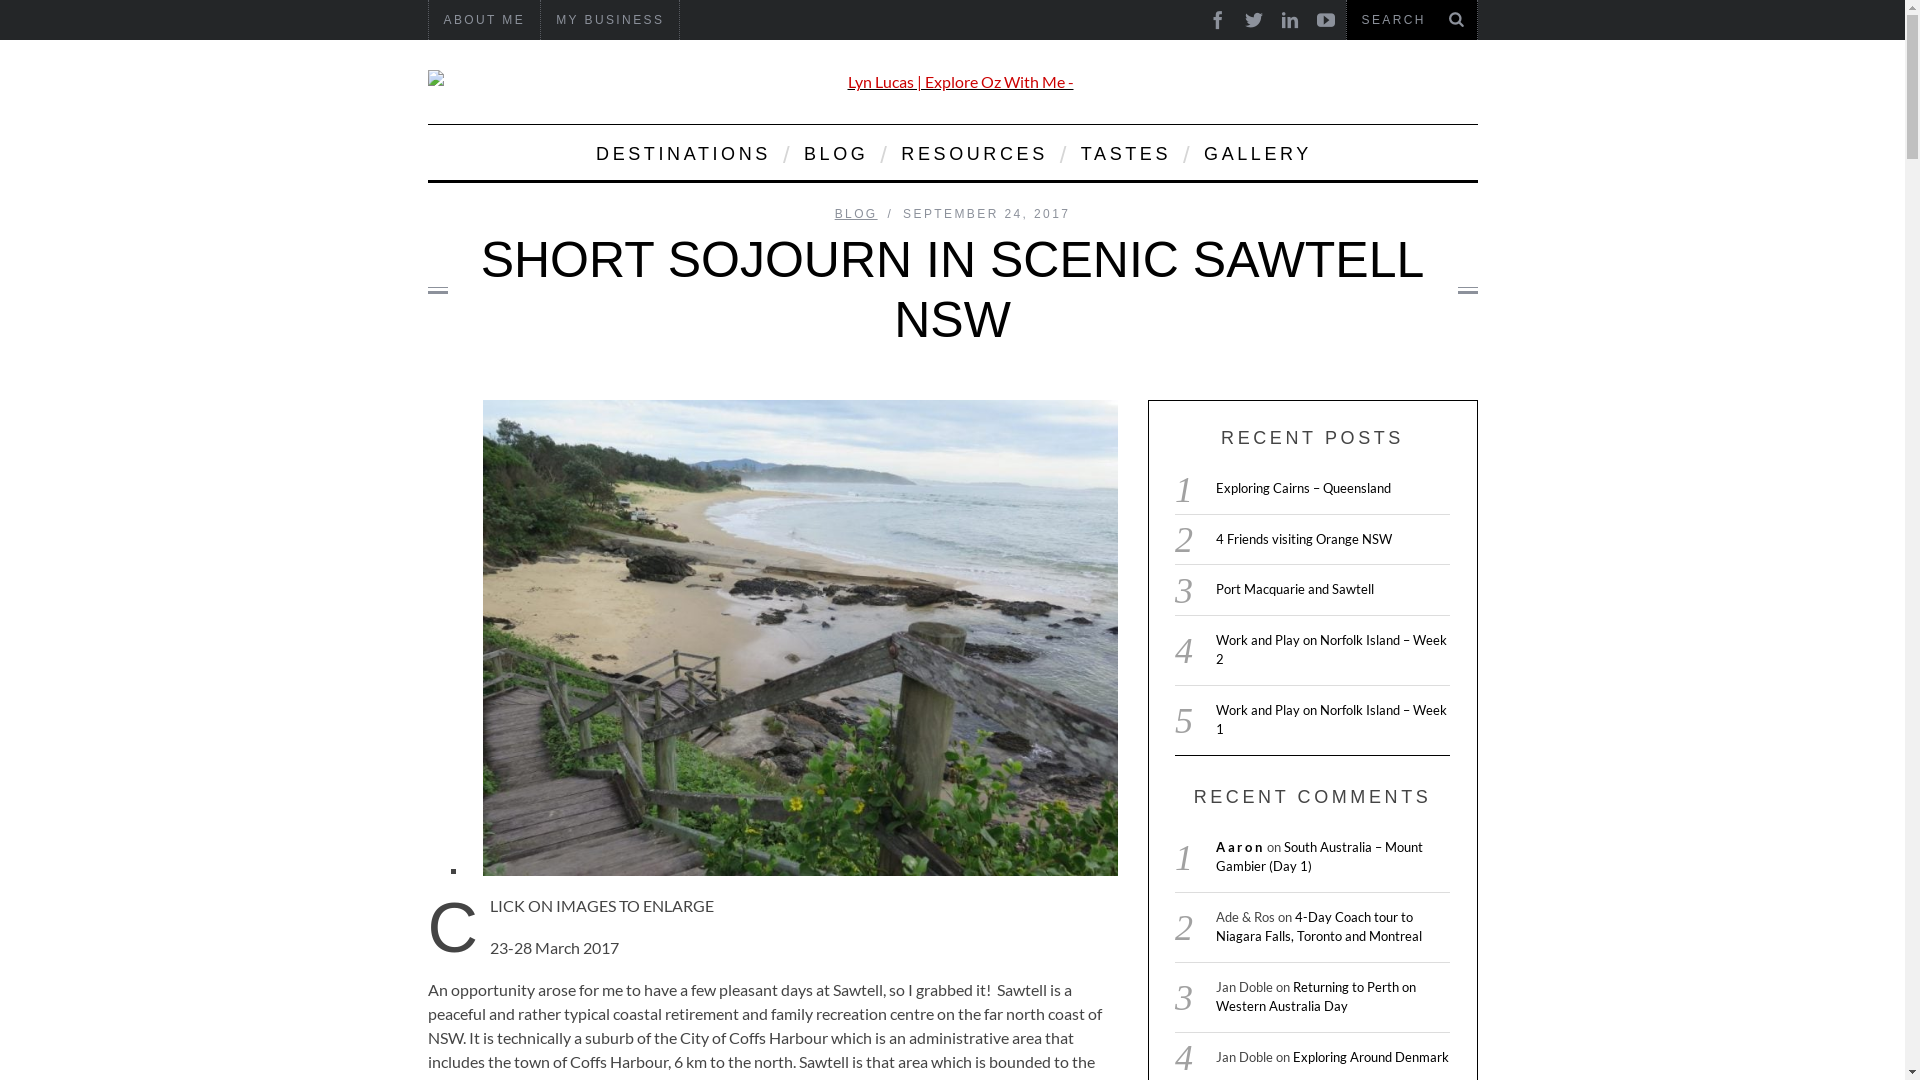  Describe the element at coordinates (1295, 588) in the screenshot. I see `'Port Macquarie and Sawtell'` at that location.